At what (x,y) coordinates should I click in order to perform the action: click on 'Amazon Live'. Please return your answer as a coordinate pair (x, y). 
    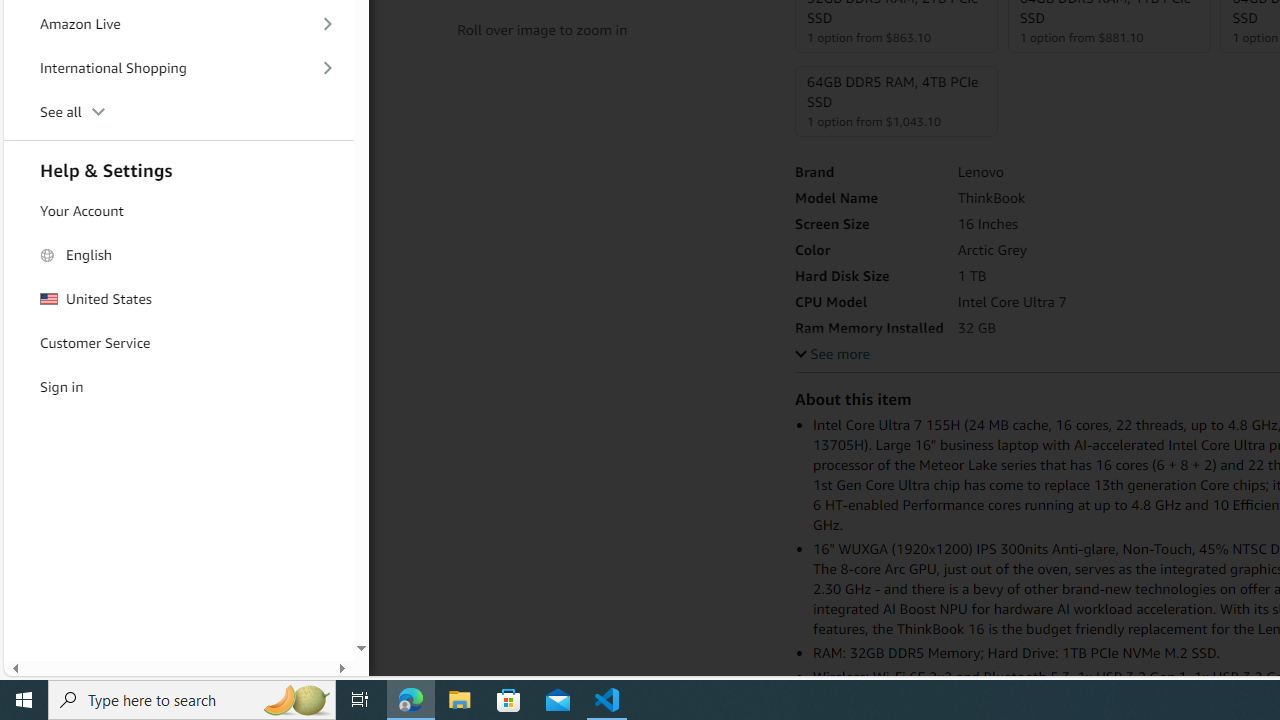
    Looking at the image, I should click on (179, 24).